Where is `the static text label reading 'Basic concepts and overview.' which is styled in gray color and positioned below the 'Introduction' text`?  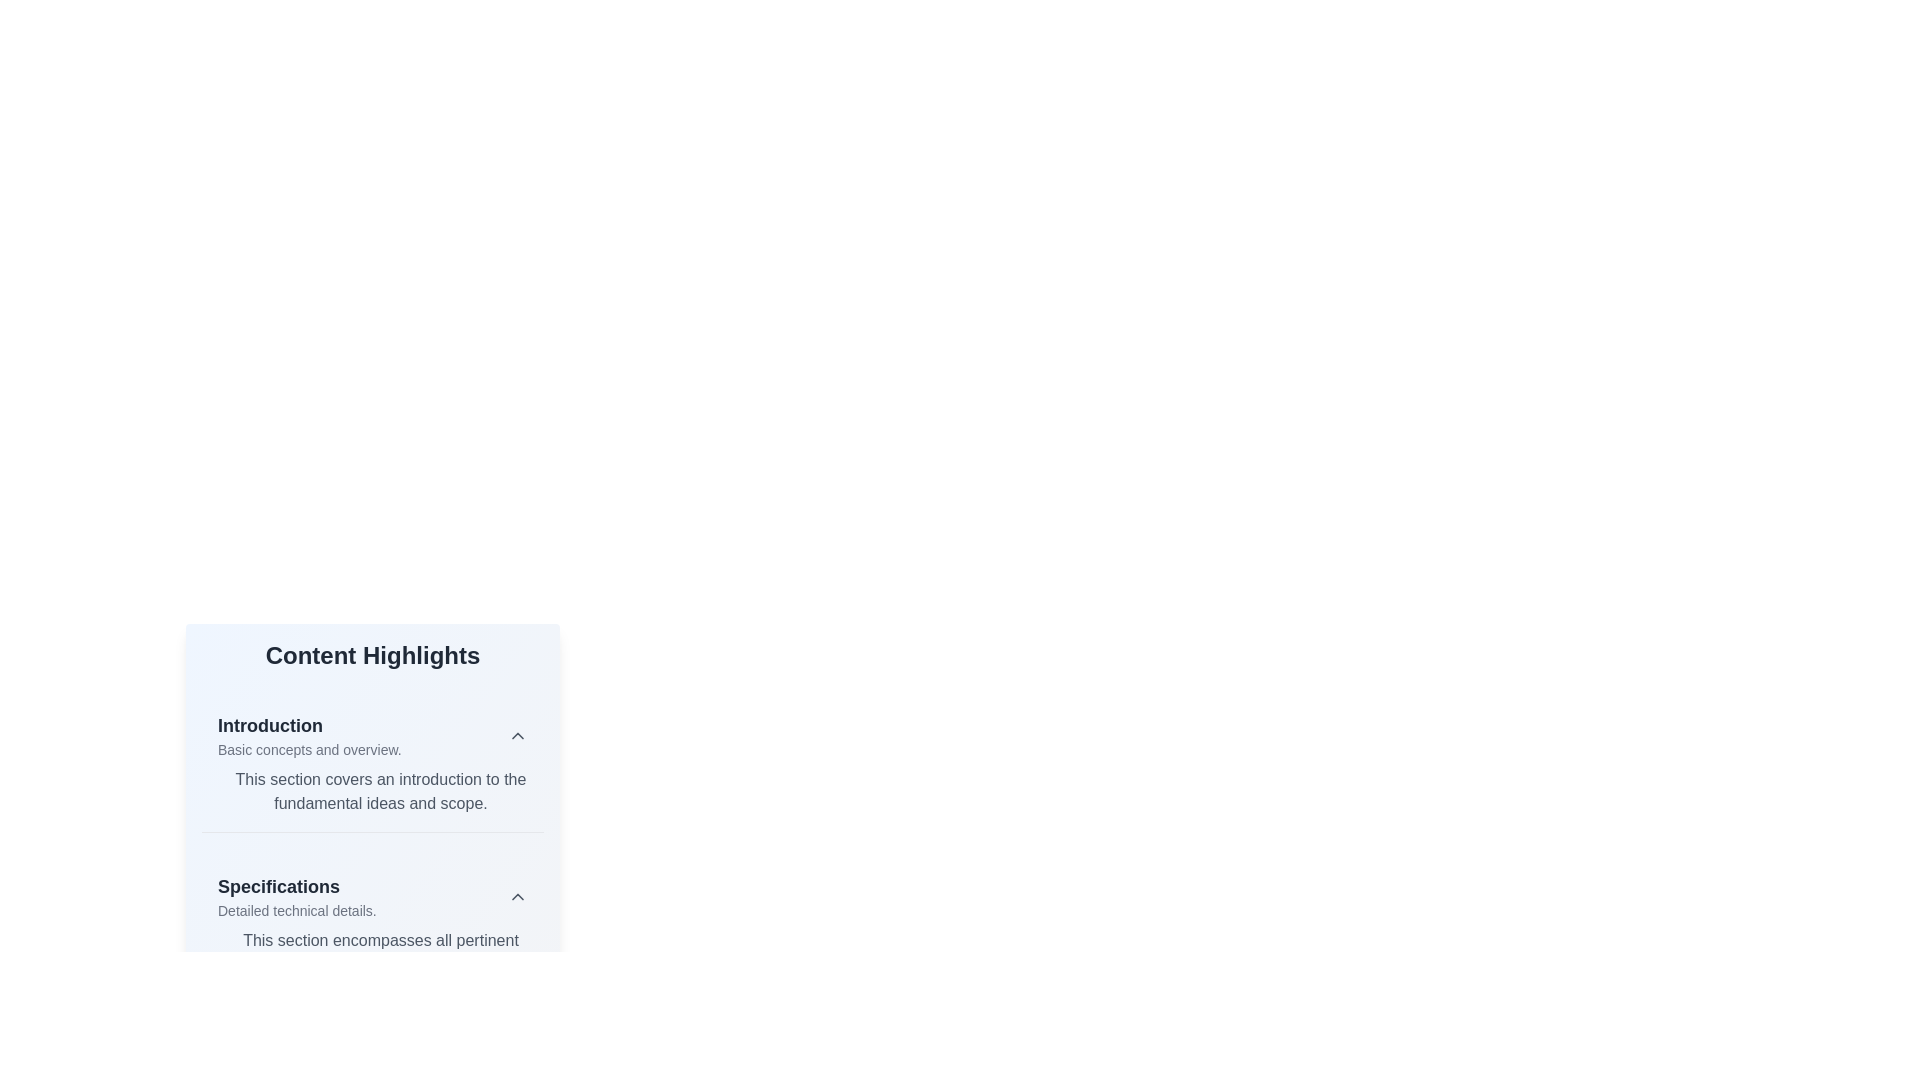 the static text label reading 'Basic concepts and overview.' which is styled in gray color and positioned below the 'Introduction' text is located at coordinates (308, 749).